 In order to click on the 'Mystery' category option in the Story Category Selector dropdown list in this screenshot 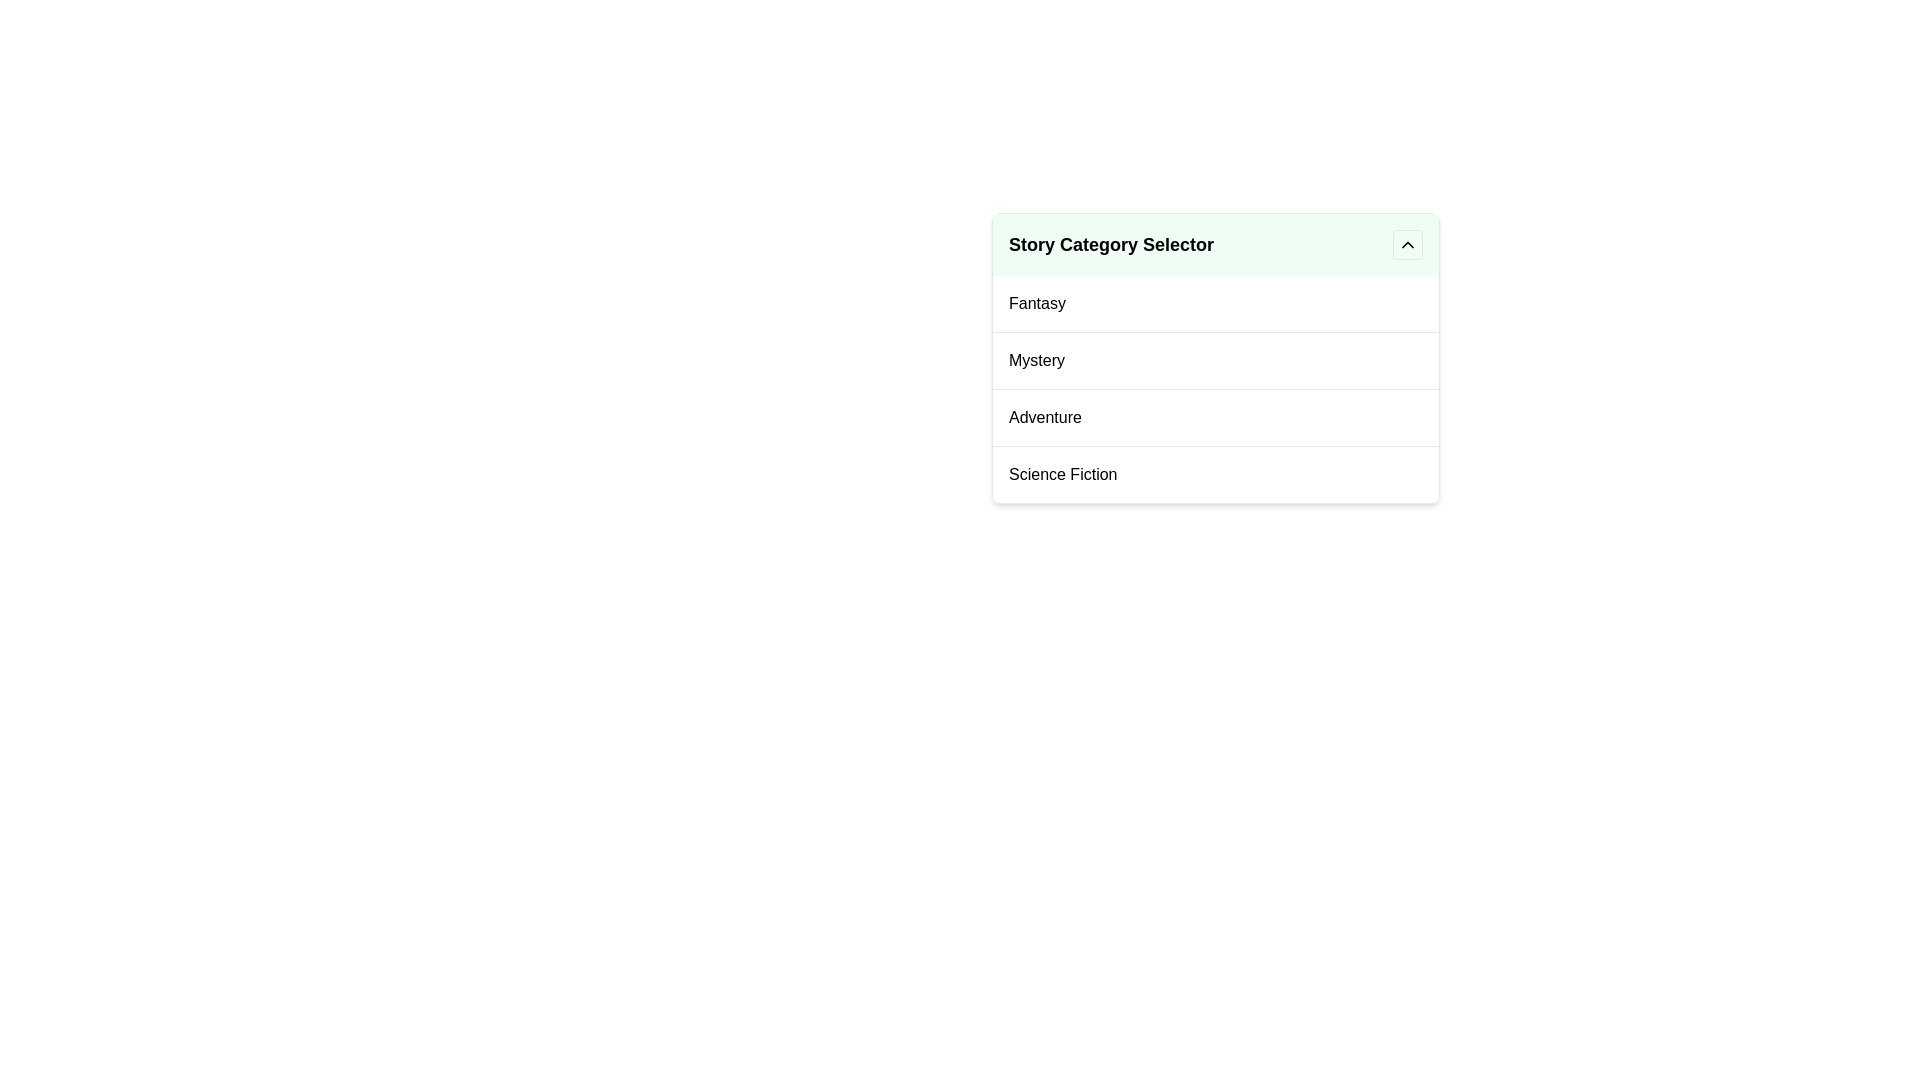, I will do `click(1036, 361)`.